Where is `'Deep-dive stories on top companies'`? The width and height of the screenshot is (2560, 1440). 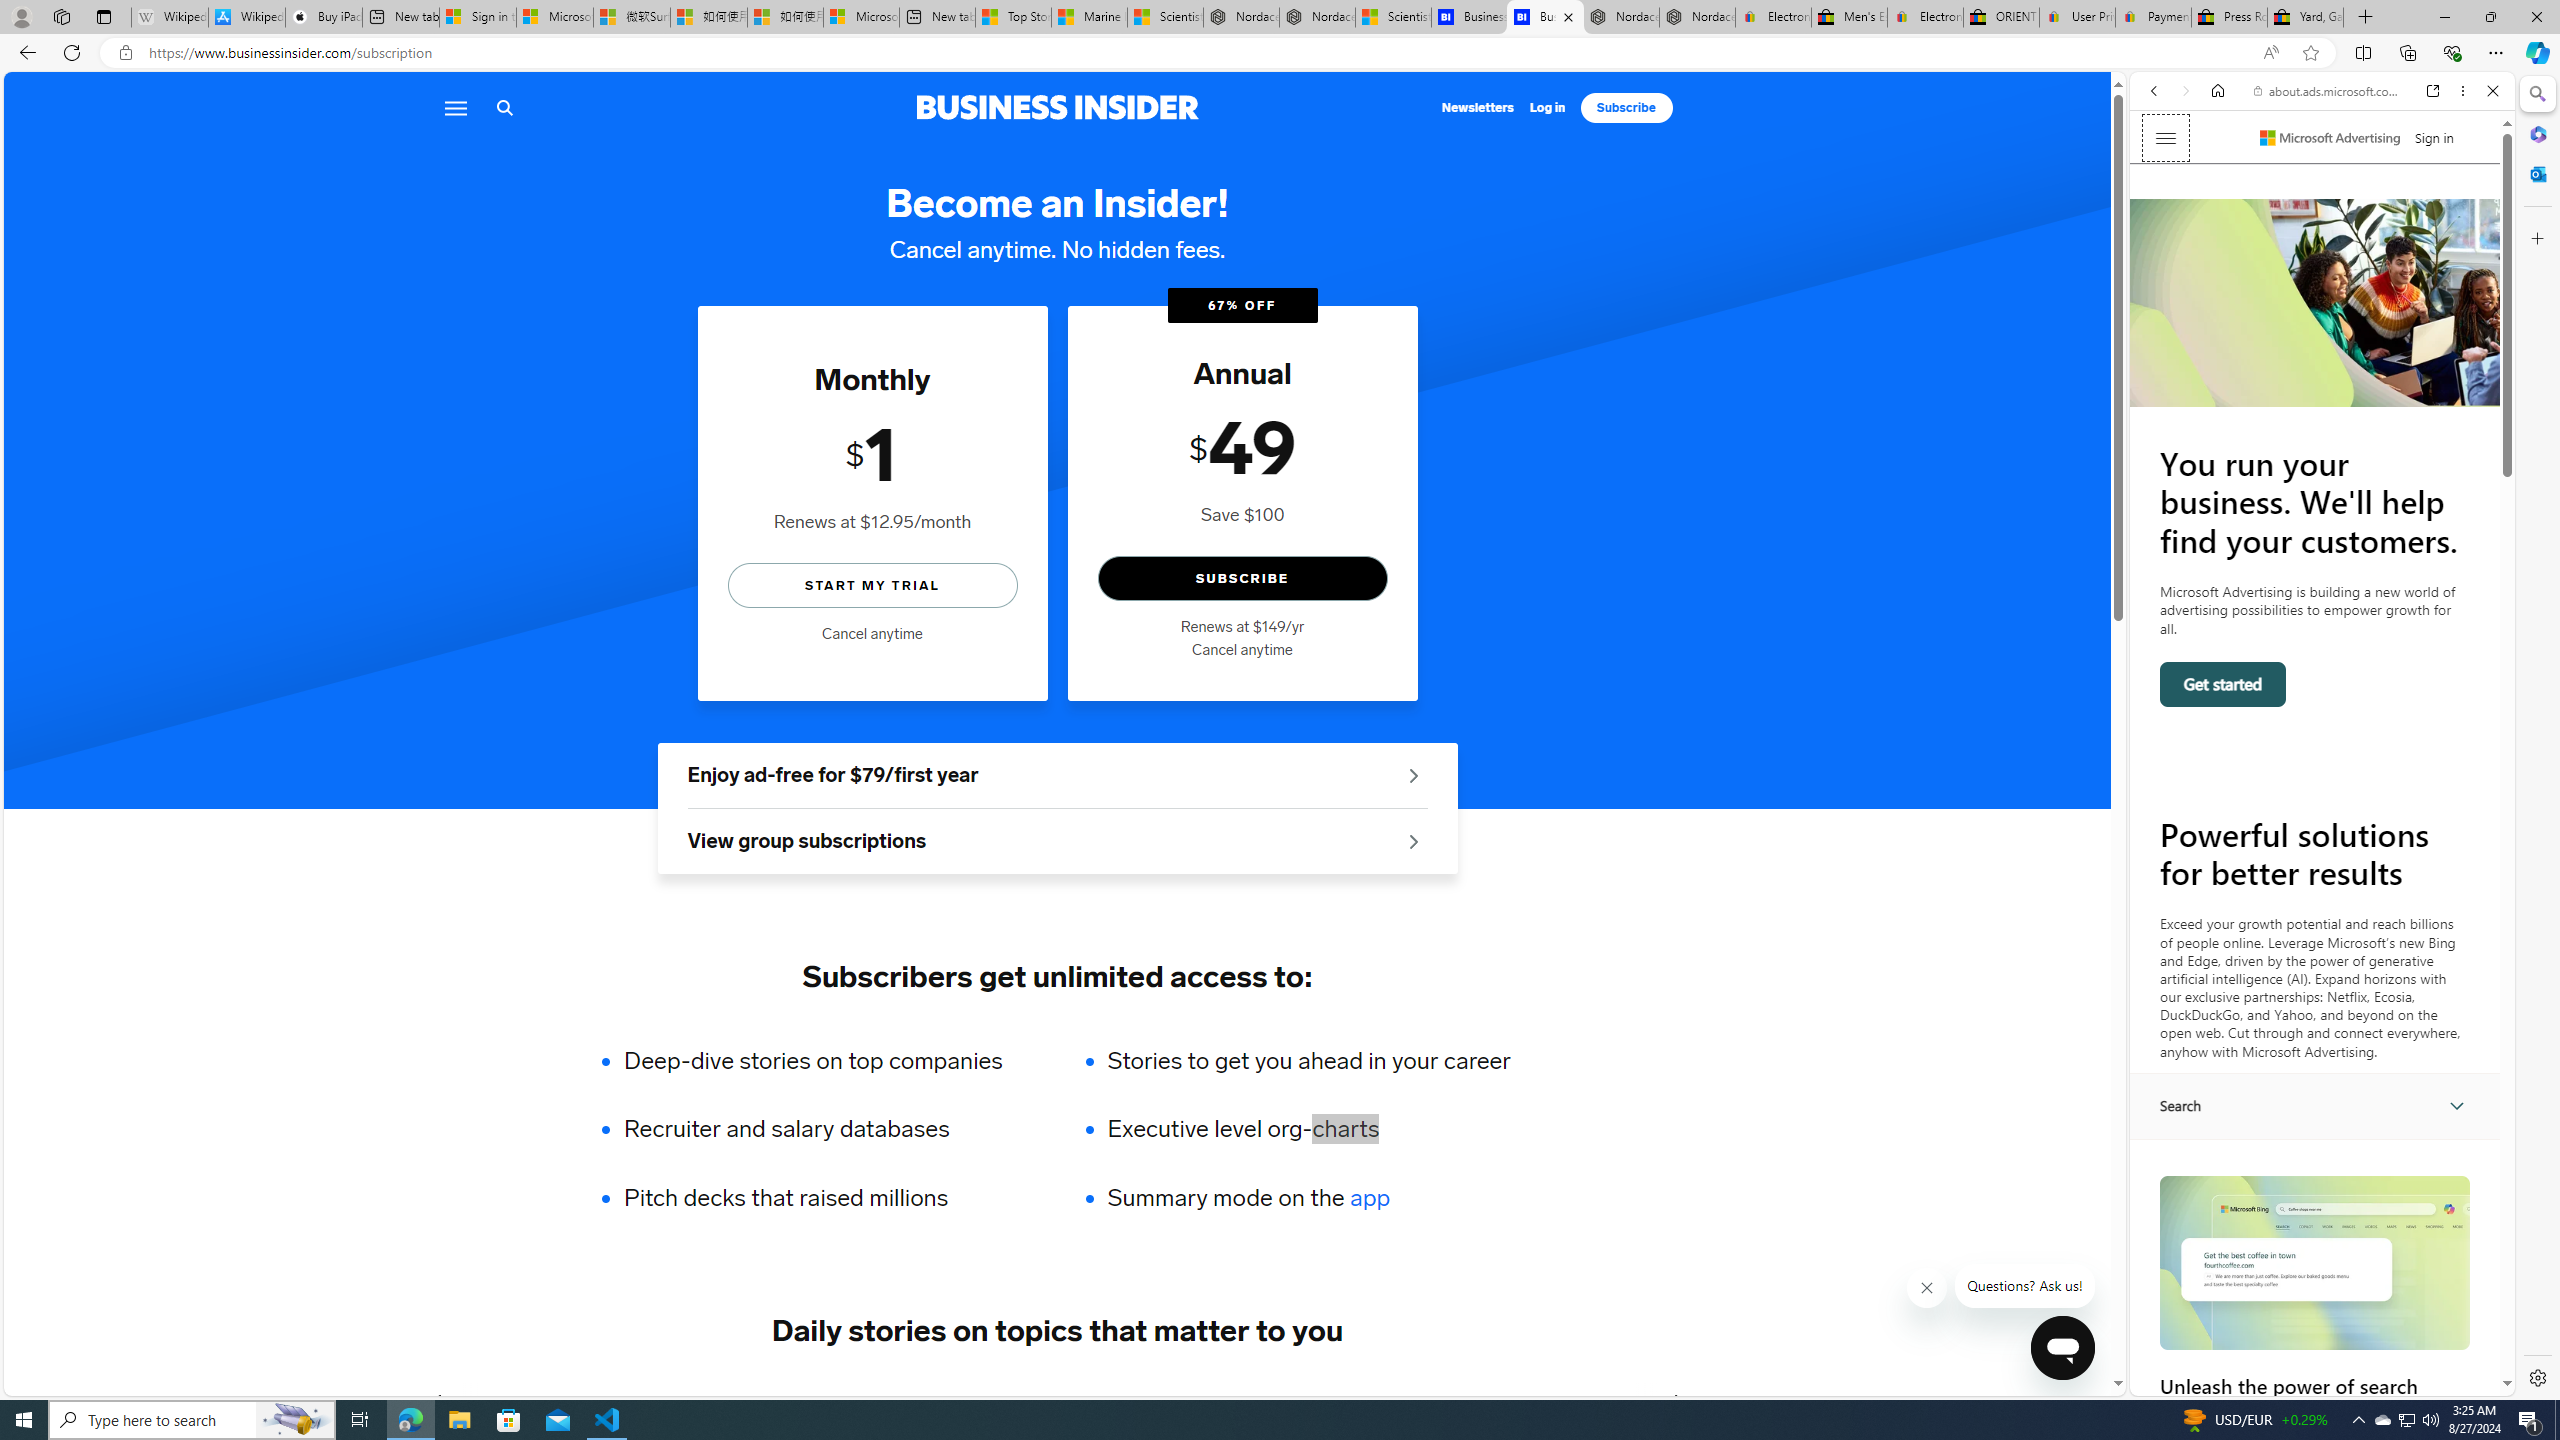
'Deep-dive stories on top companies' is located at coordinates (826, 1060).